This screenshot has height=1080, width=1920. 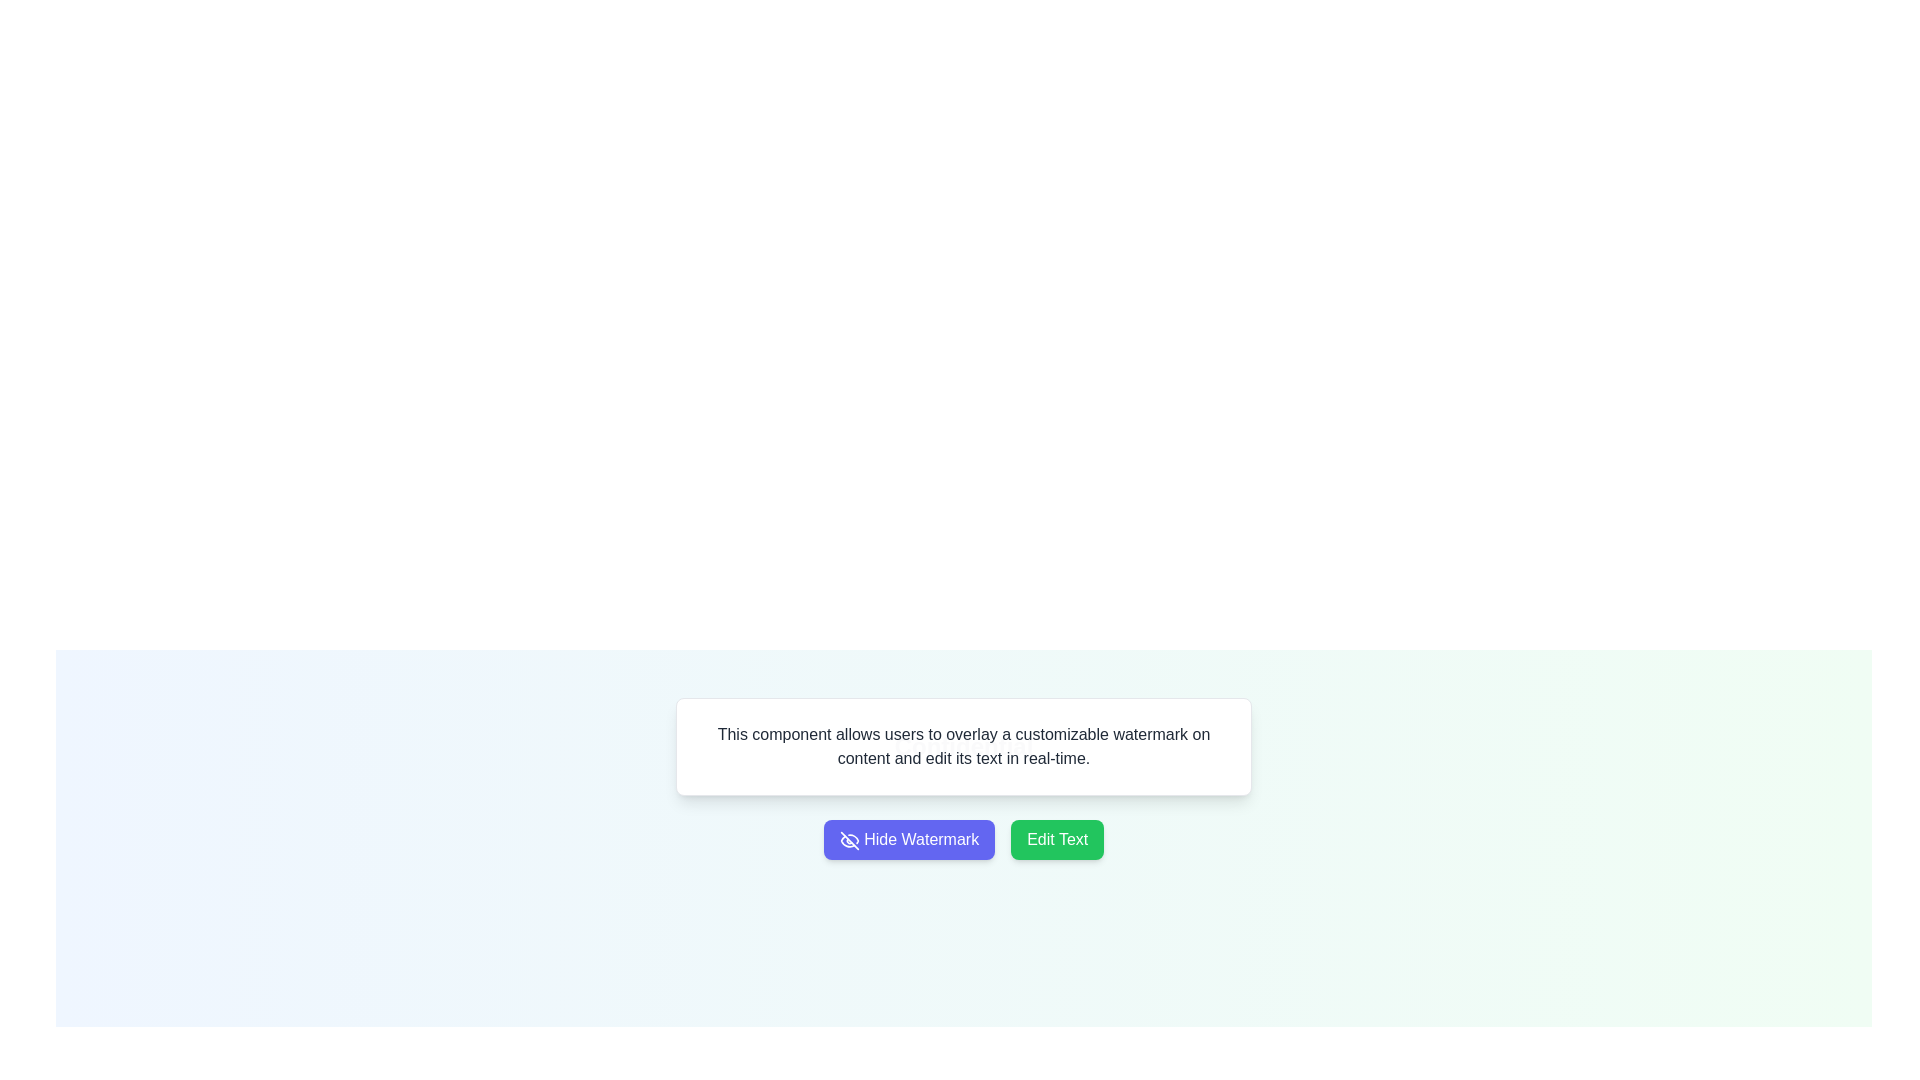 What do you see at coordinates (964, 747) in the screenshot?
I see `the Text Block that provides instructions for watermark customization, located below the 'Confidential' text element` at bounding box center [964, 747].